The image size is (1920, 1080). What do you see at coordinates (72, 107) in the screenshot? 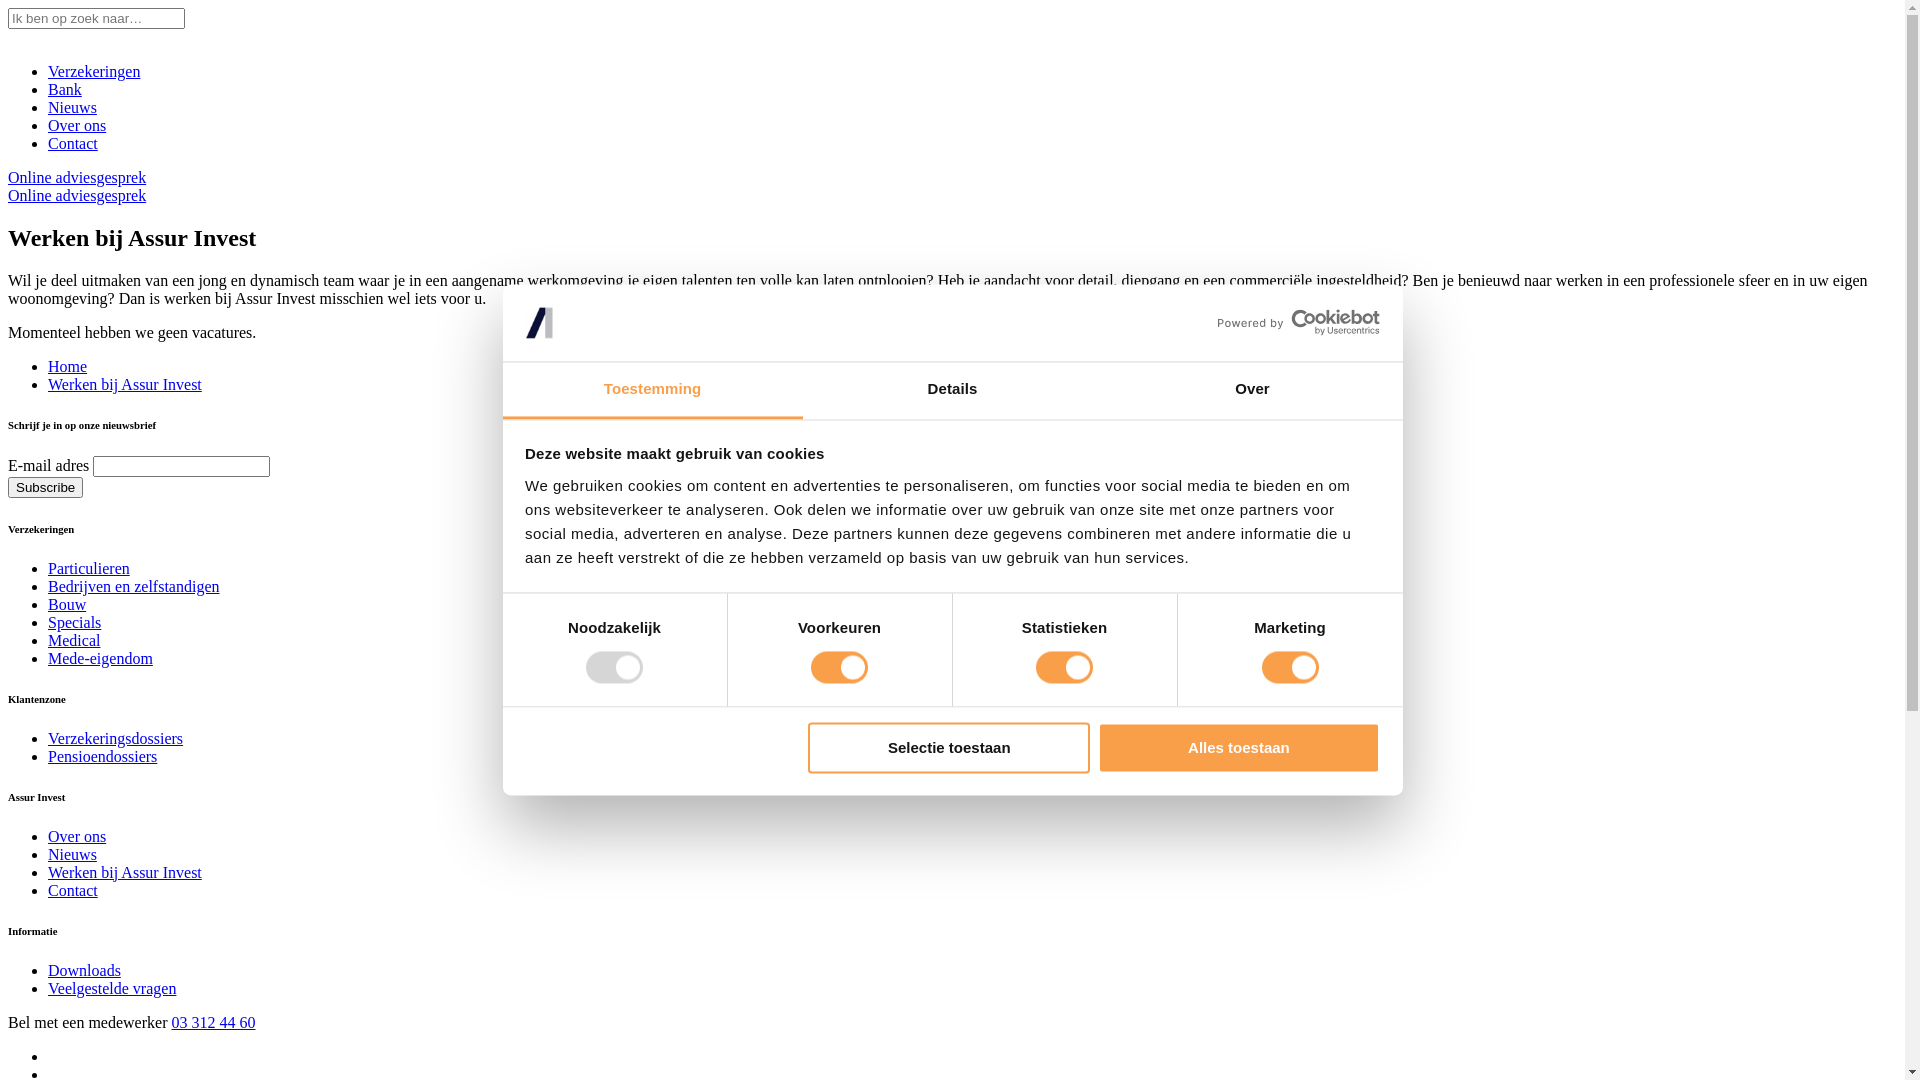
I see `'Nieuws'` at bounding box center [72, 107].